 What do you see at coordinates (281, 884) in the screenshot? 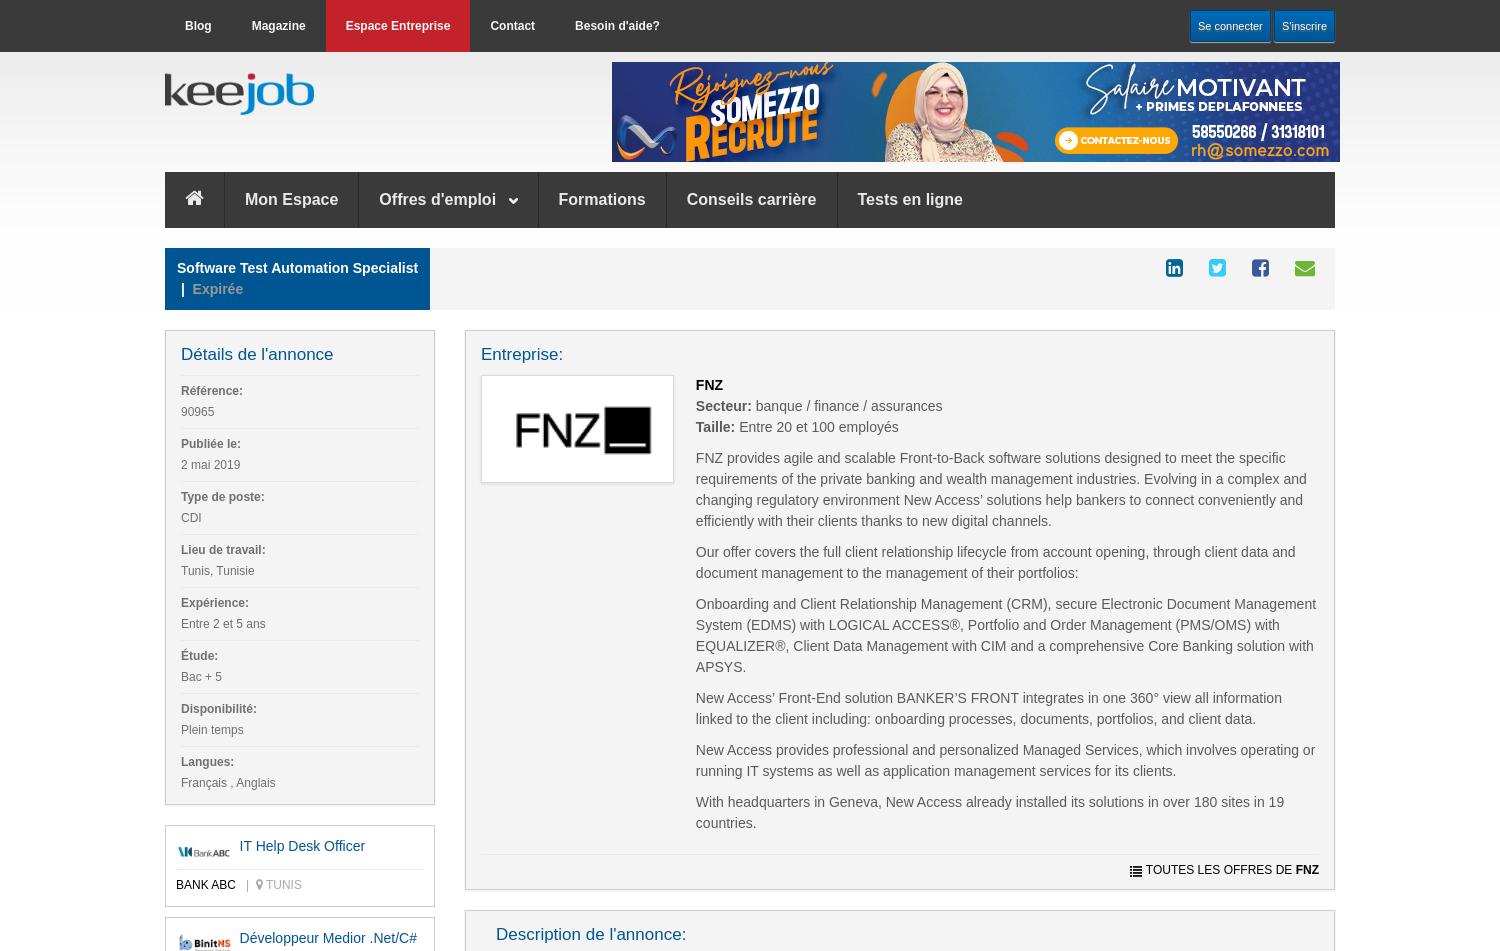
I see `'Tunis'` at bounding box center [281, 884].